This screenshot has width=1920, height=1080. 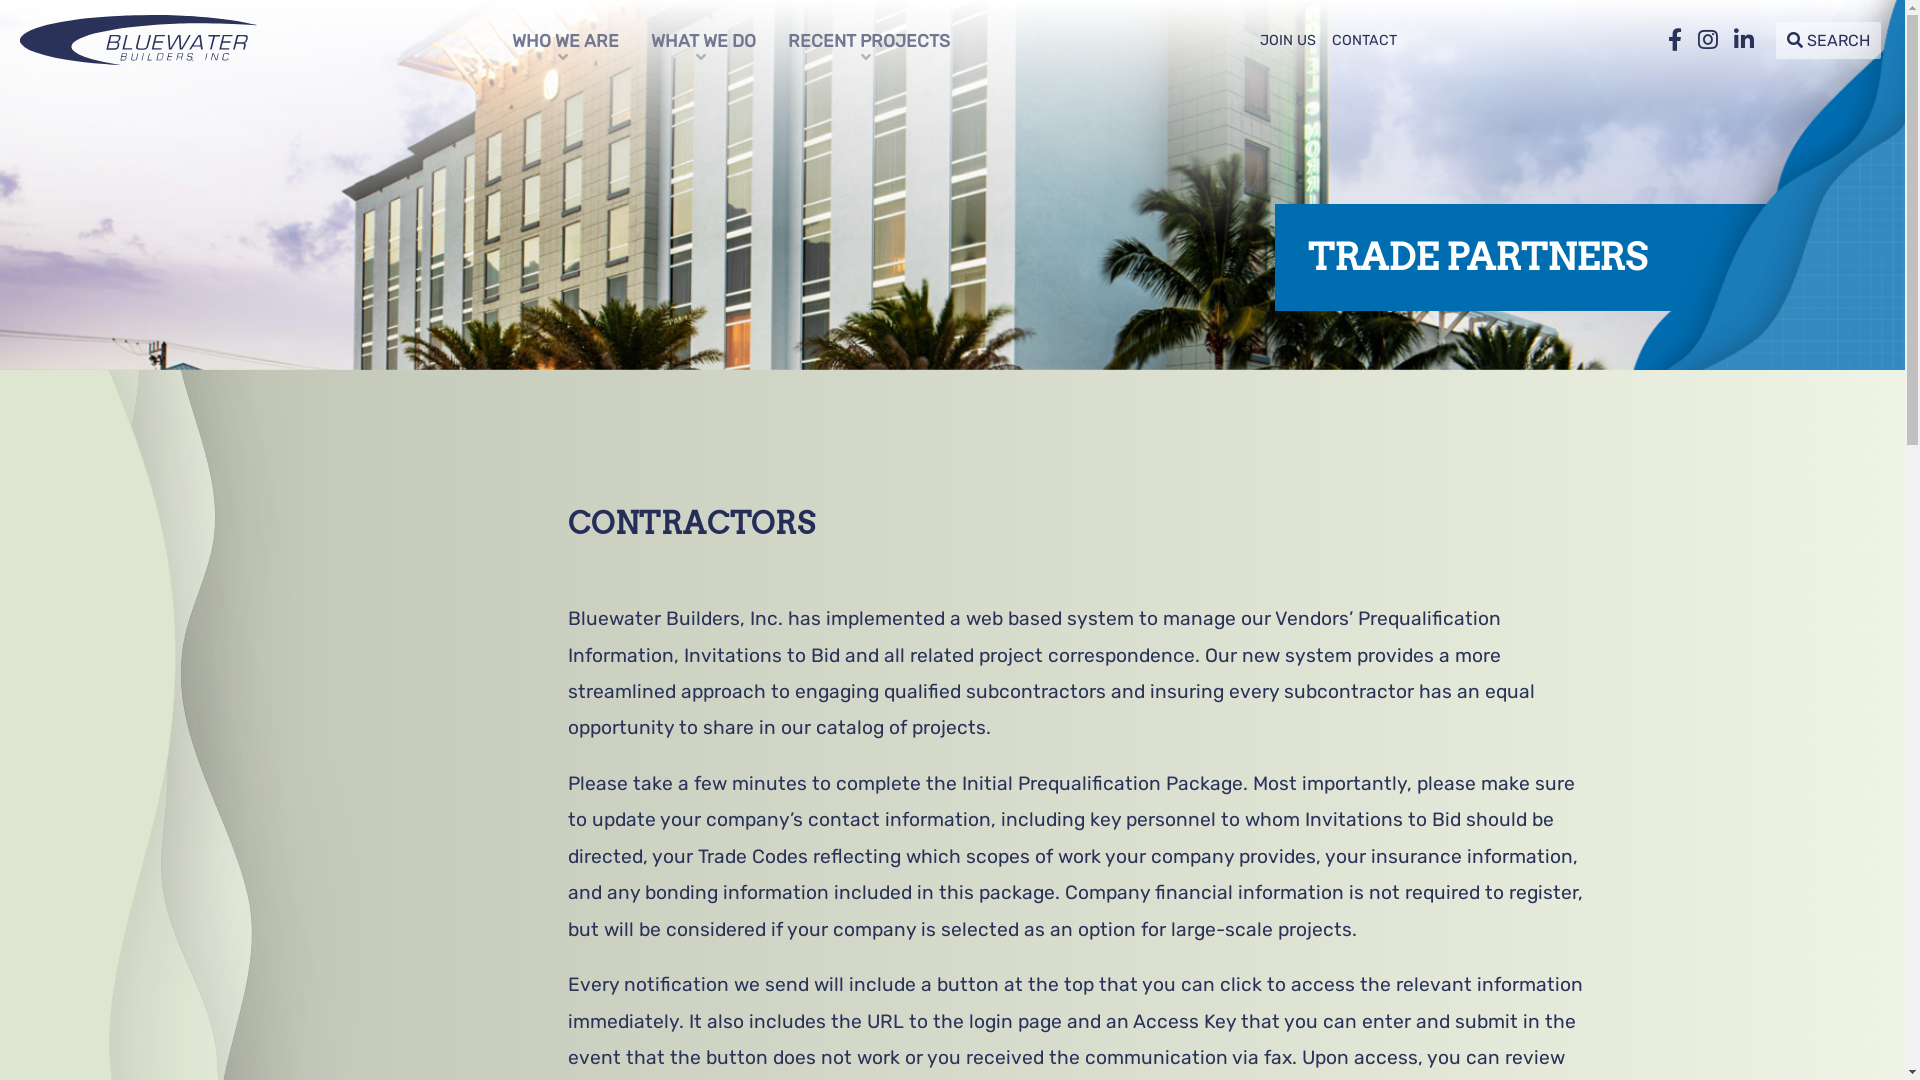 What do you see at coordinates (564, 40) in the screenshot?
I see `'WHO WE ARE'` at bounding box center [564, 40].